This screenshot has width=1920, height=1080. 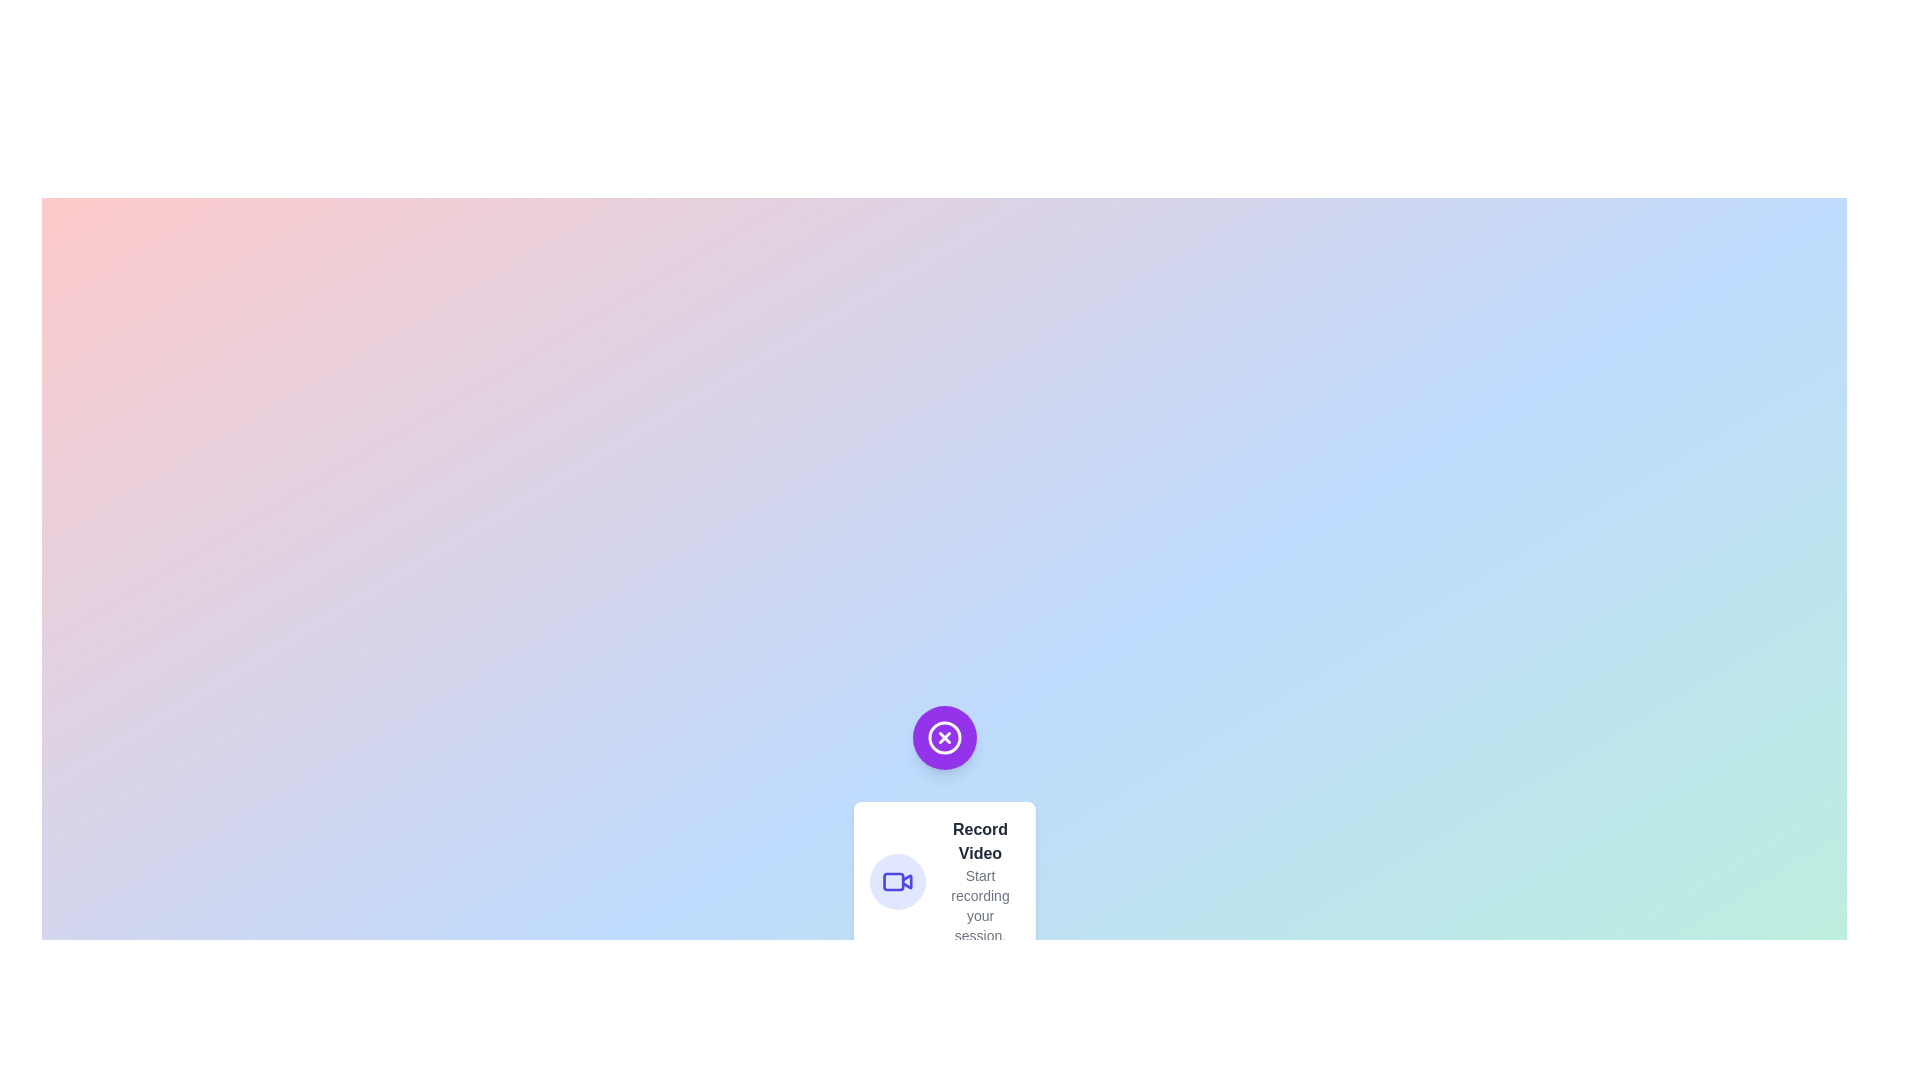 What do you see at coordinates (943, 737) in the screenshot?
I see `main button to toggle the menu` at bounding box center [943, 737].